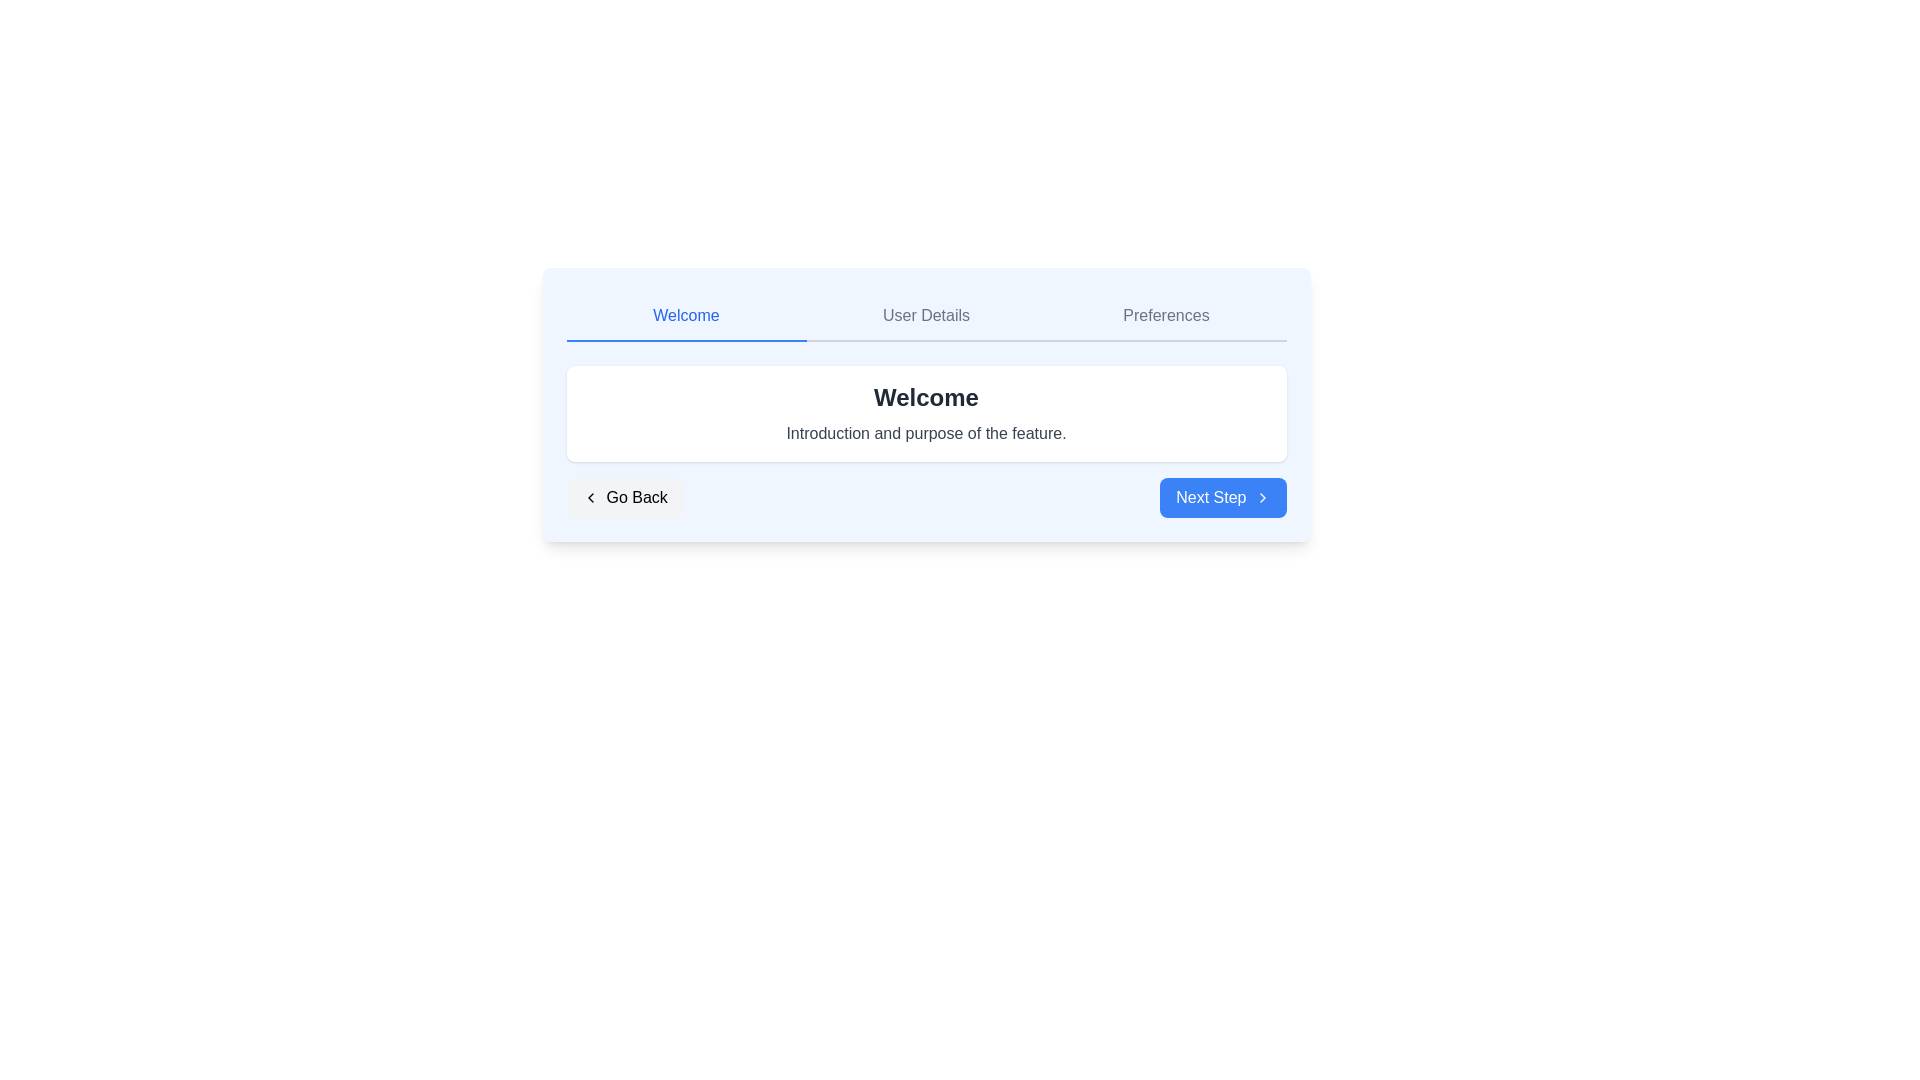 This screenshot has height=1080, width=1920. What do you see at coordinates (686, 315) in the screenshot?
I see `the 'Welcome' tab, which is the first tab in the tab list, displaying the text in blue with a bolded, centered alignment and an active blue border` at bounding box center [686, 315].